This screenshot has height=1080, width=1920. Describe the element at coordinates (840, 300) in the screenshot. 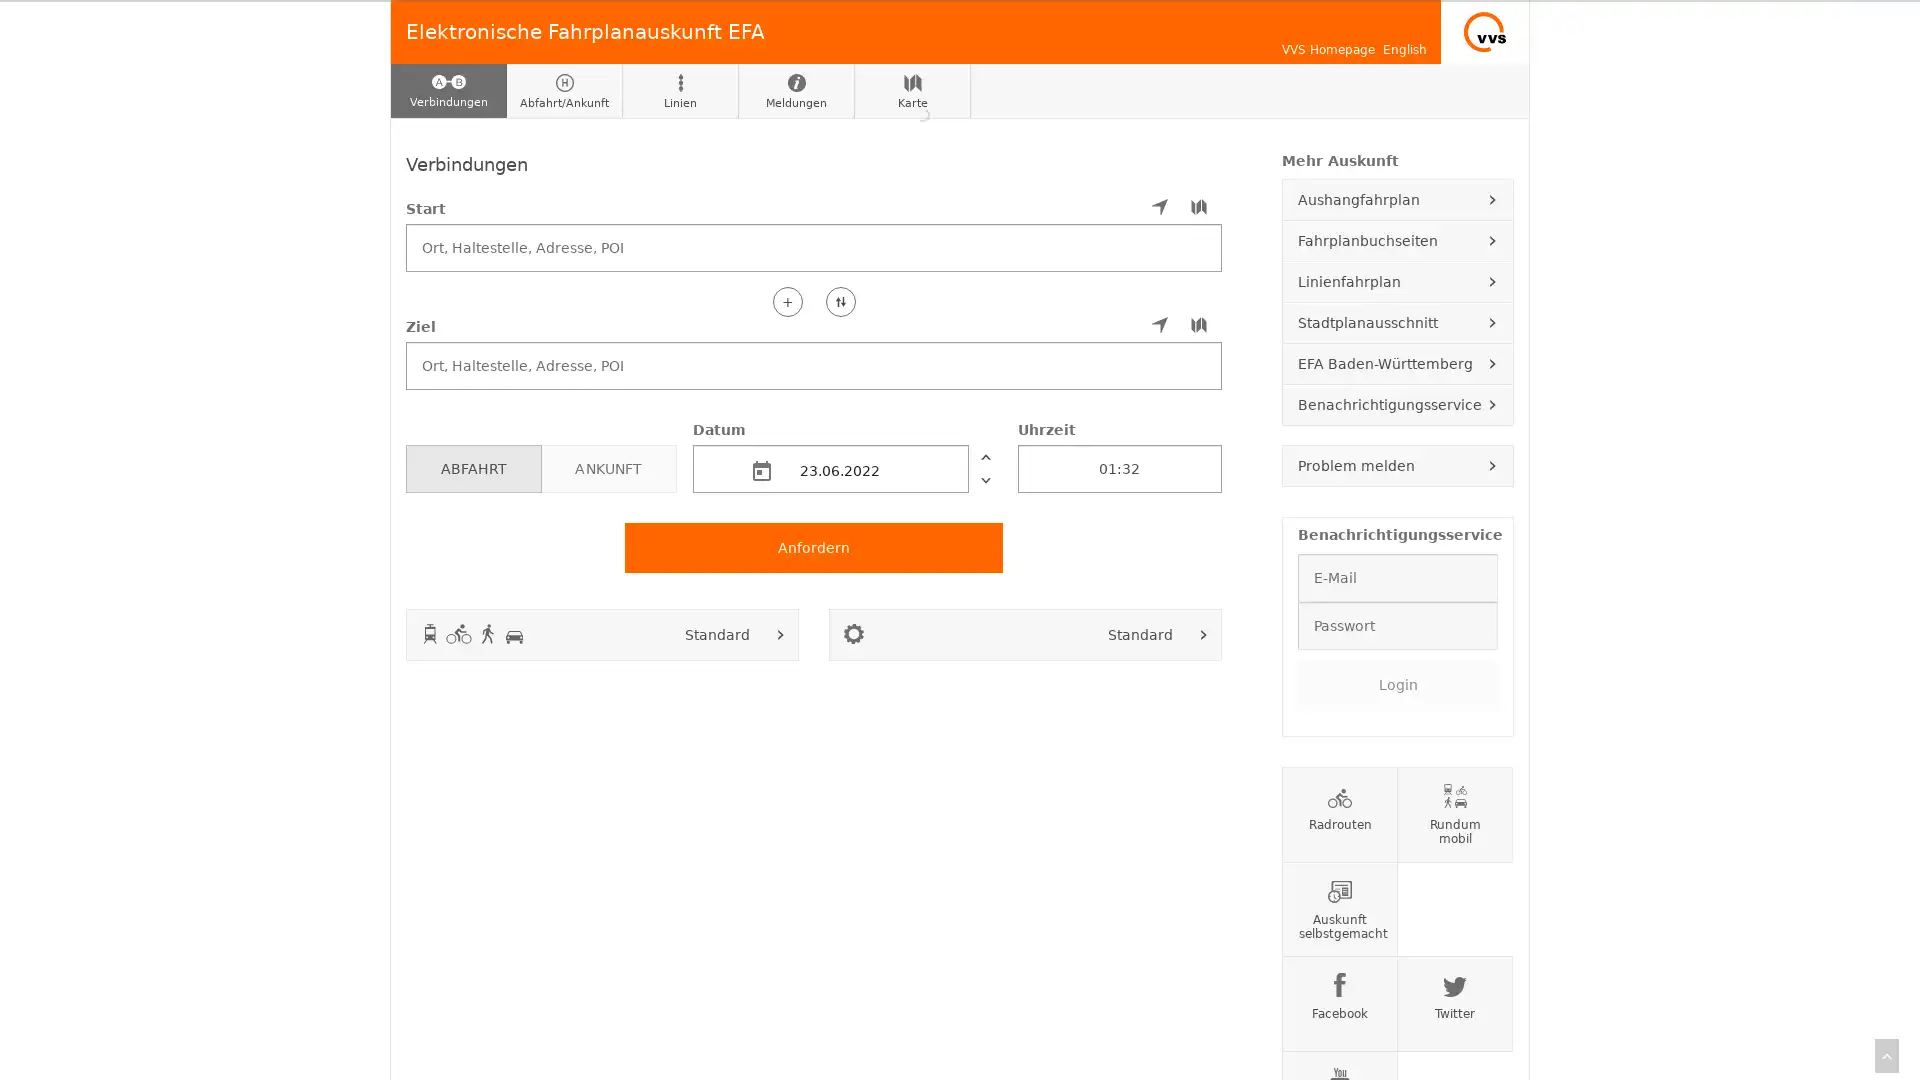

I see `Start und Ziel tauschen` at that location.